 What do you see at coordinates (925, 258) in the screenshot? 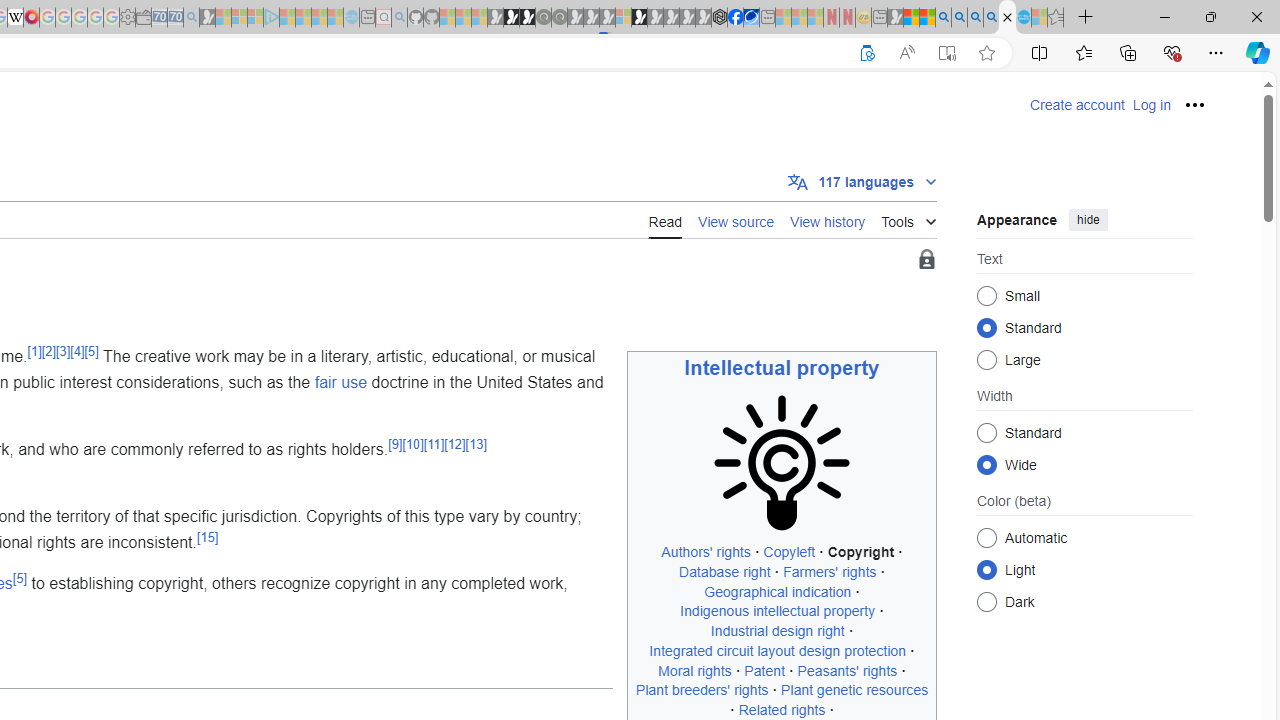
I see `'Page semi-protected'` at bounding box center [925, 258].